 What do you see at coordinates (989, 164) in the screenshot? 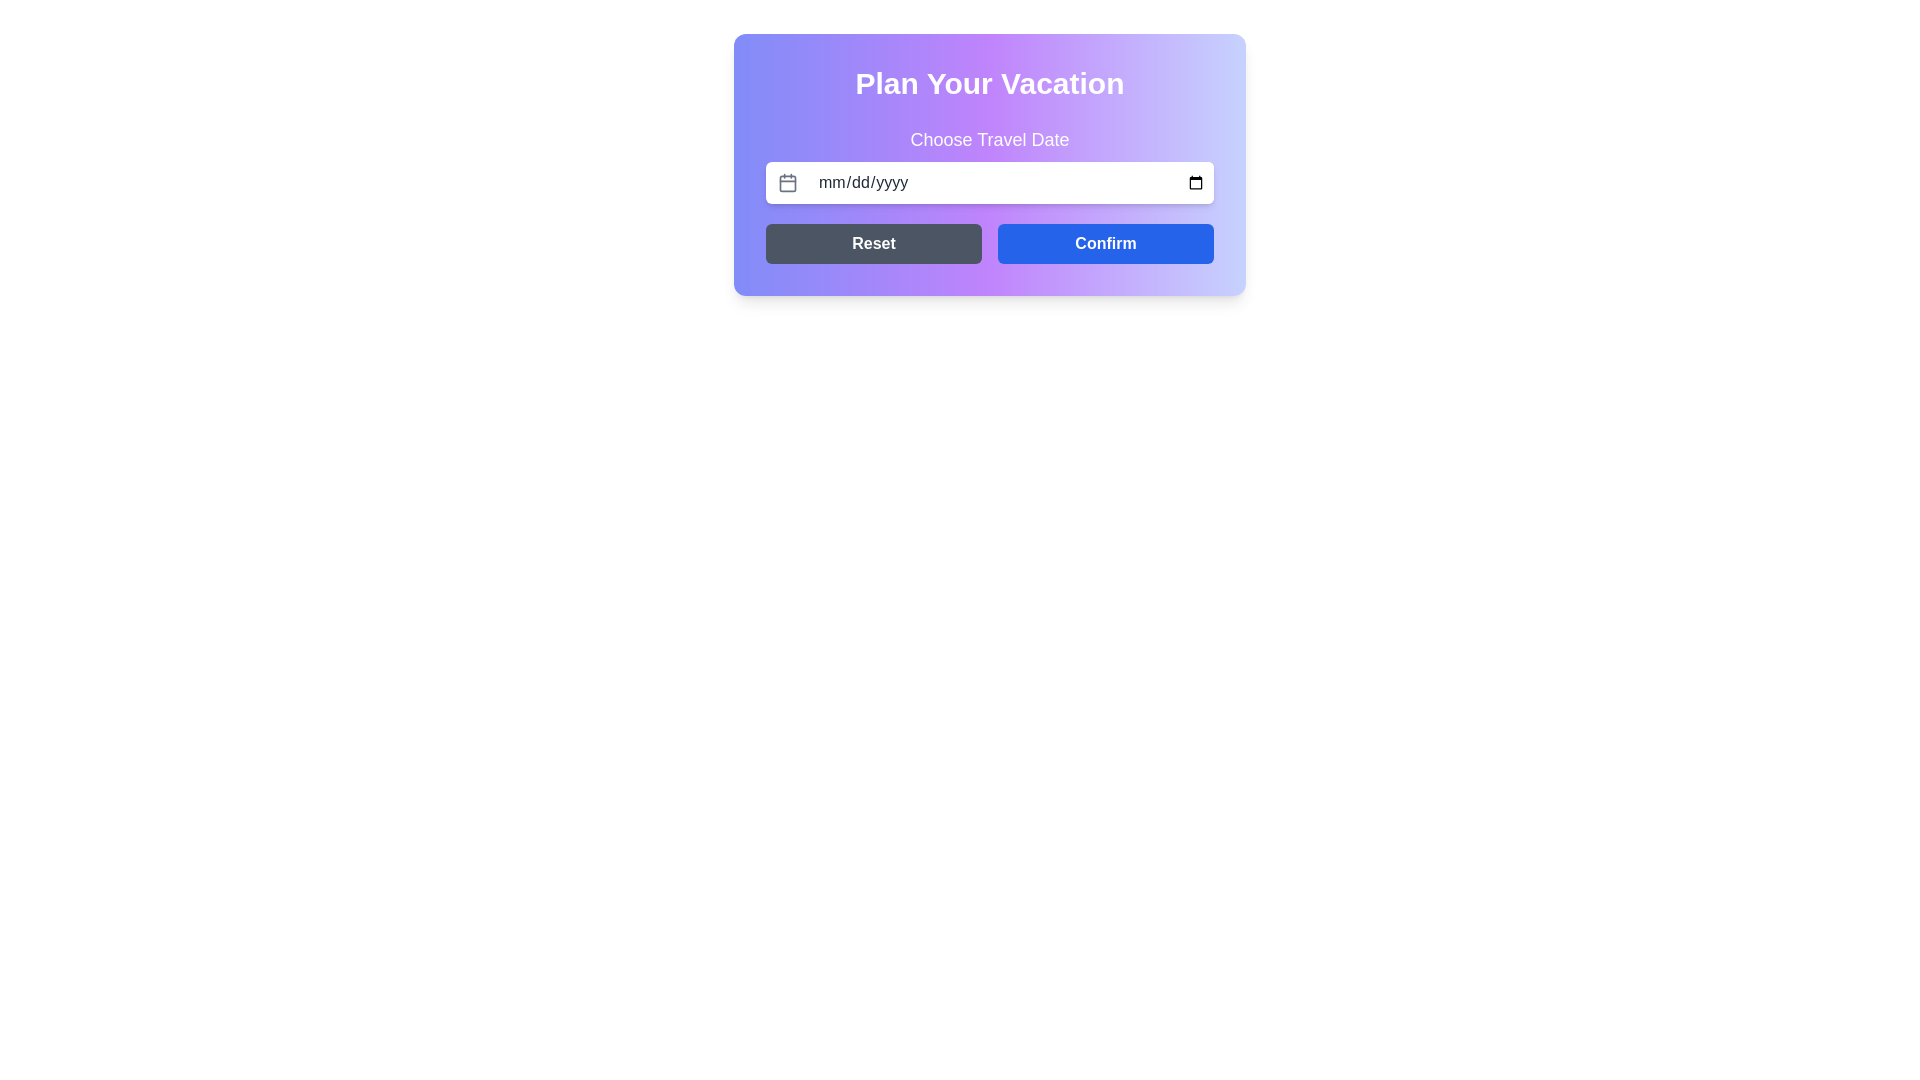
I see `a date using the calendar icon from the Date Picker Input located in the 'Plan Your Vacation' card` at bounding box center [989, 164].